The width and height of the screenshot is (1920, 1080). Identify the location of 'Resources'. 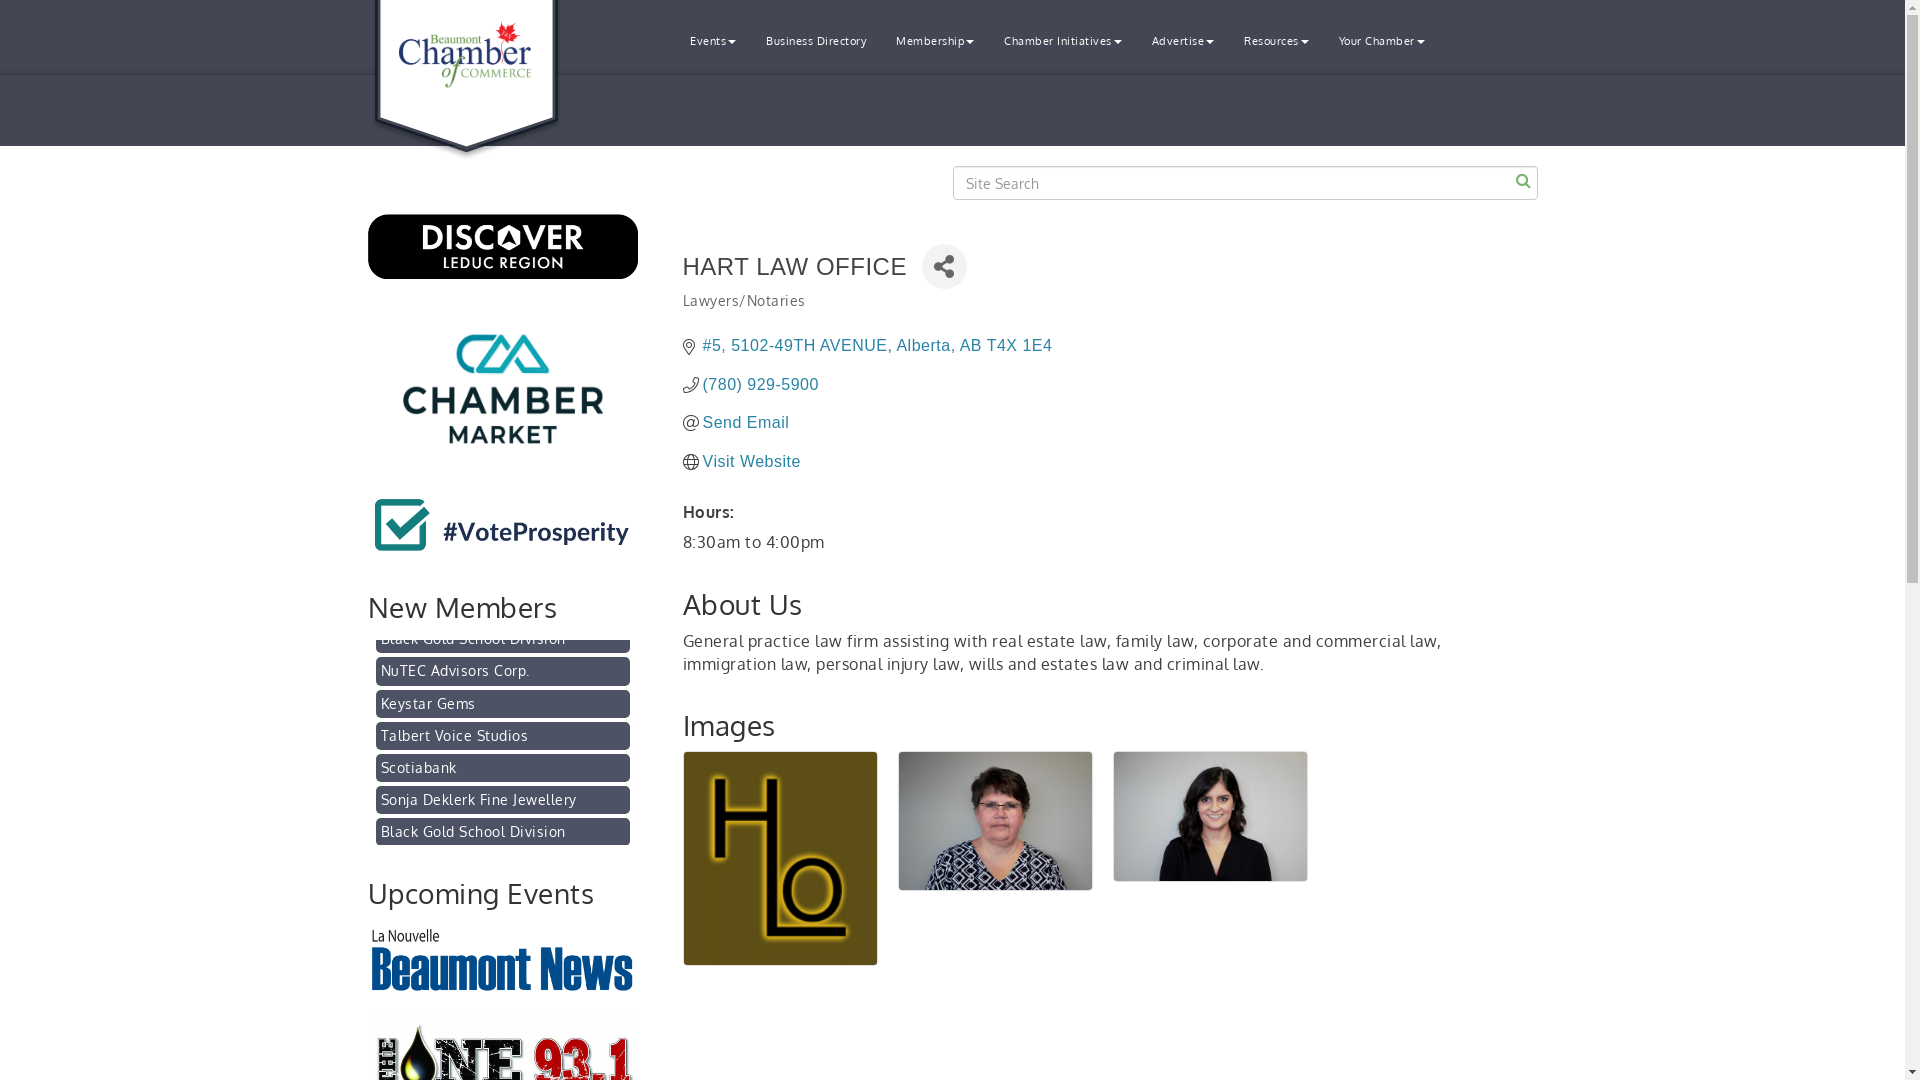
(1275, 41).